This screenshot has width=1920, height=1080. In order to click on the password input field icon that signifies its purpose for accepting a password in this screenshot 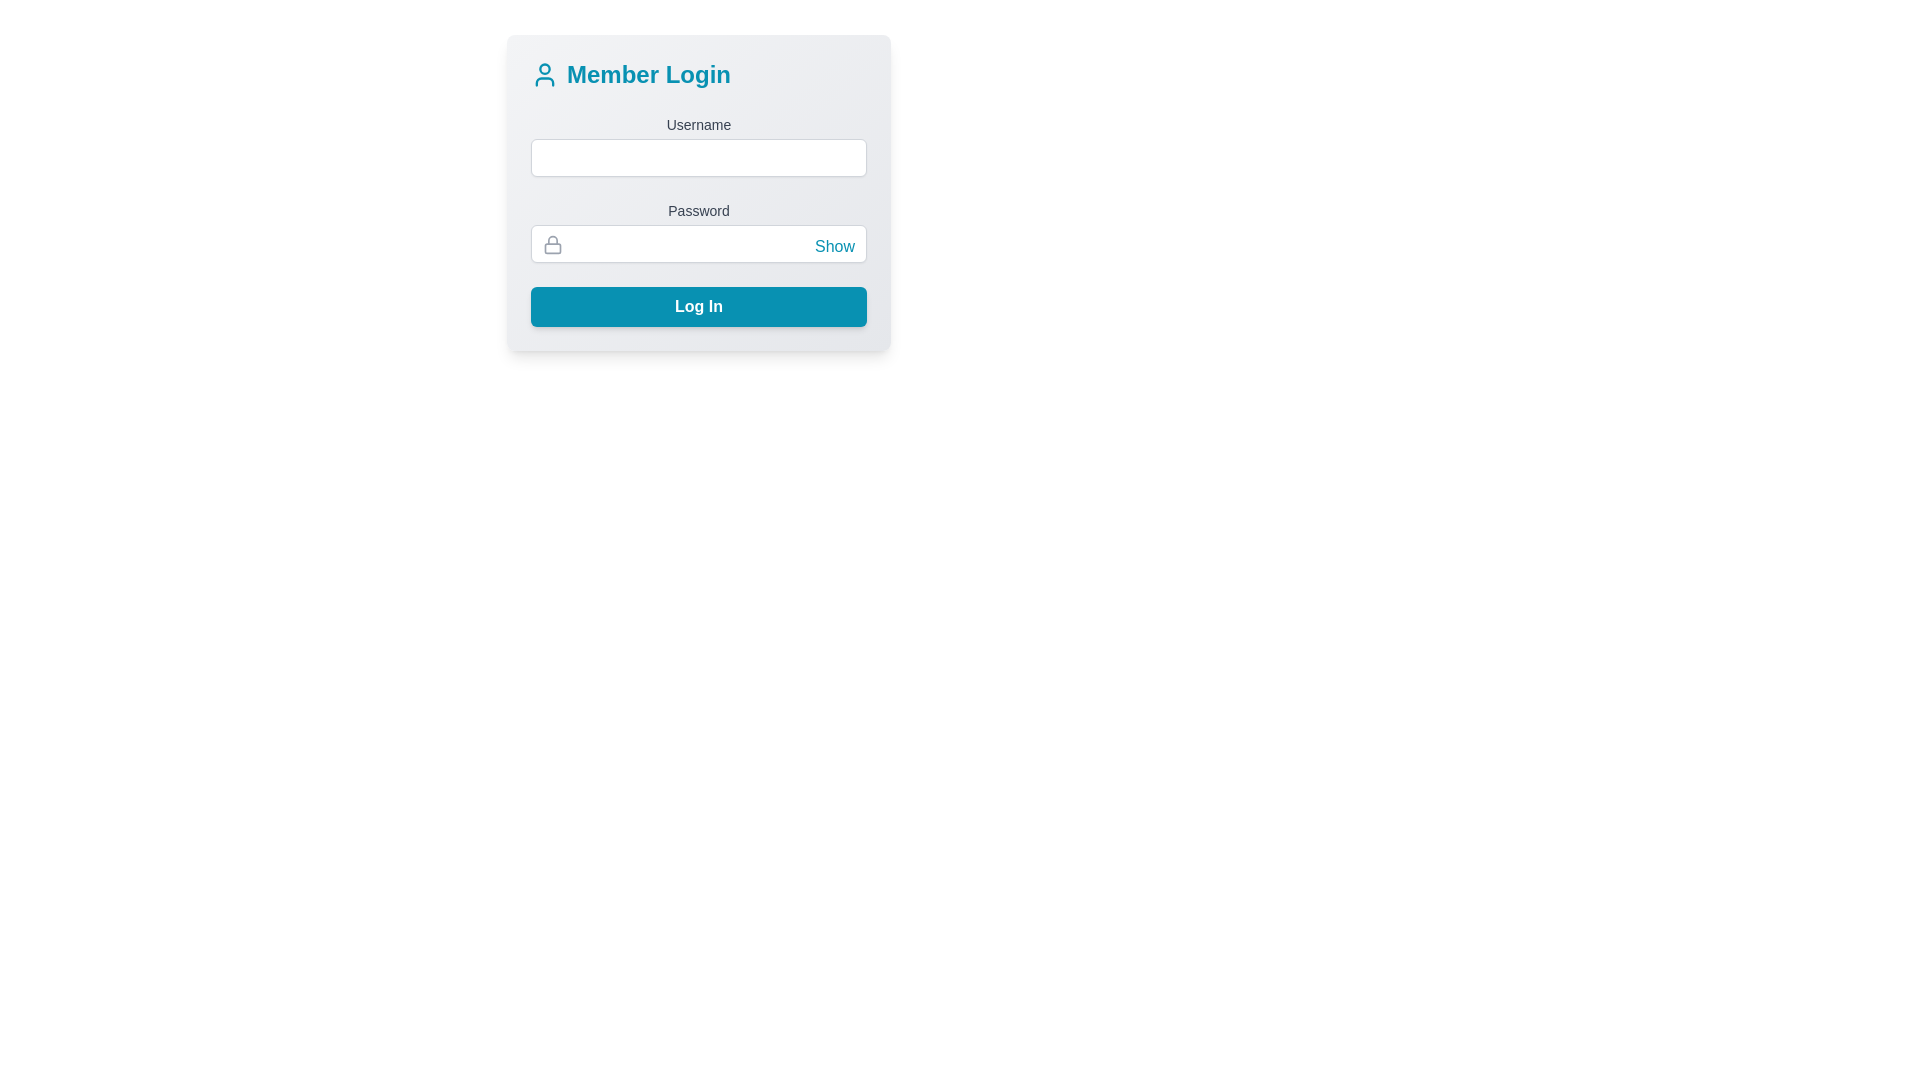, I will do `click(552, 244)`.